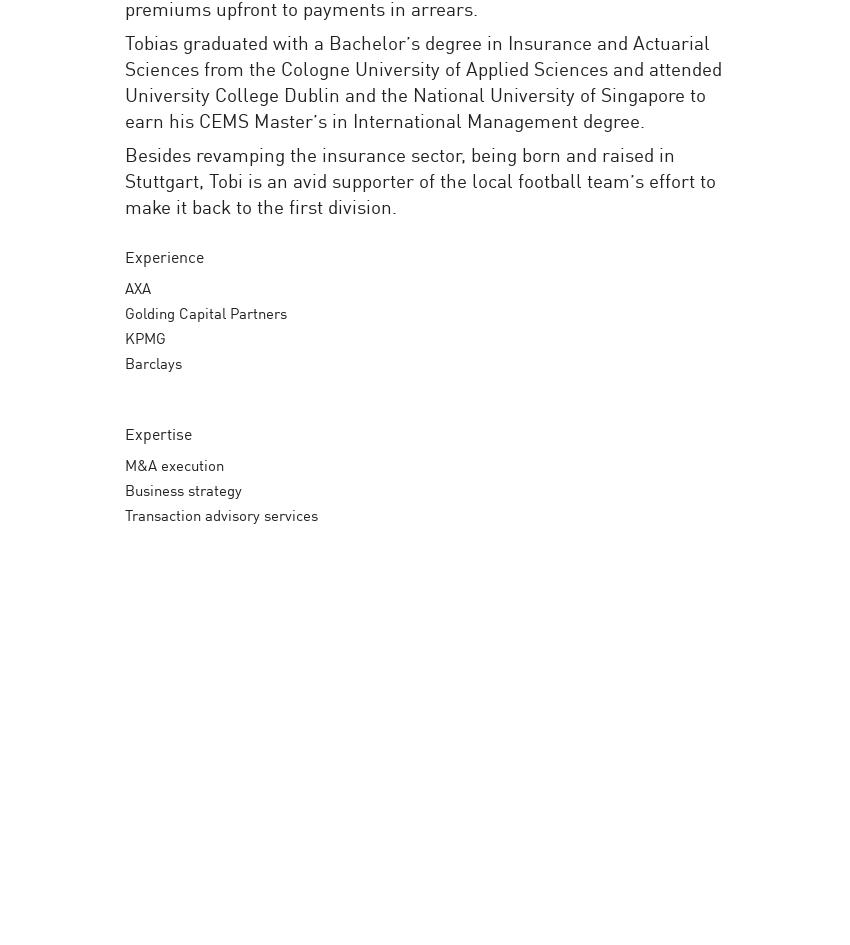 This screenshot has height=945, width=850. What do you see at coordinates (420, 178) in the screenshot?
I see `'Besides revamping the insurance sector, being born and raised in Stuttgart, Tobi is an avid supporter of the local football team’s effort to make it back to the first division.'` at bounding box center [420, 178].